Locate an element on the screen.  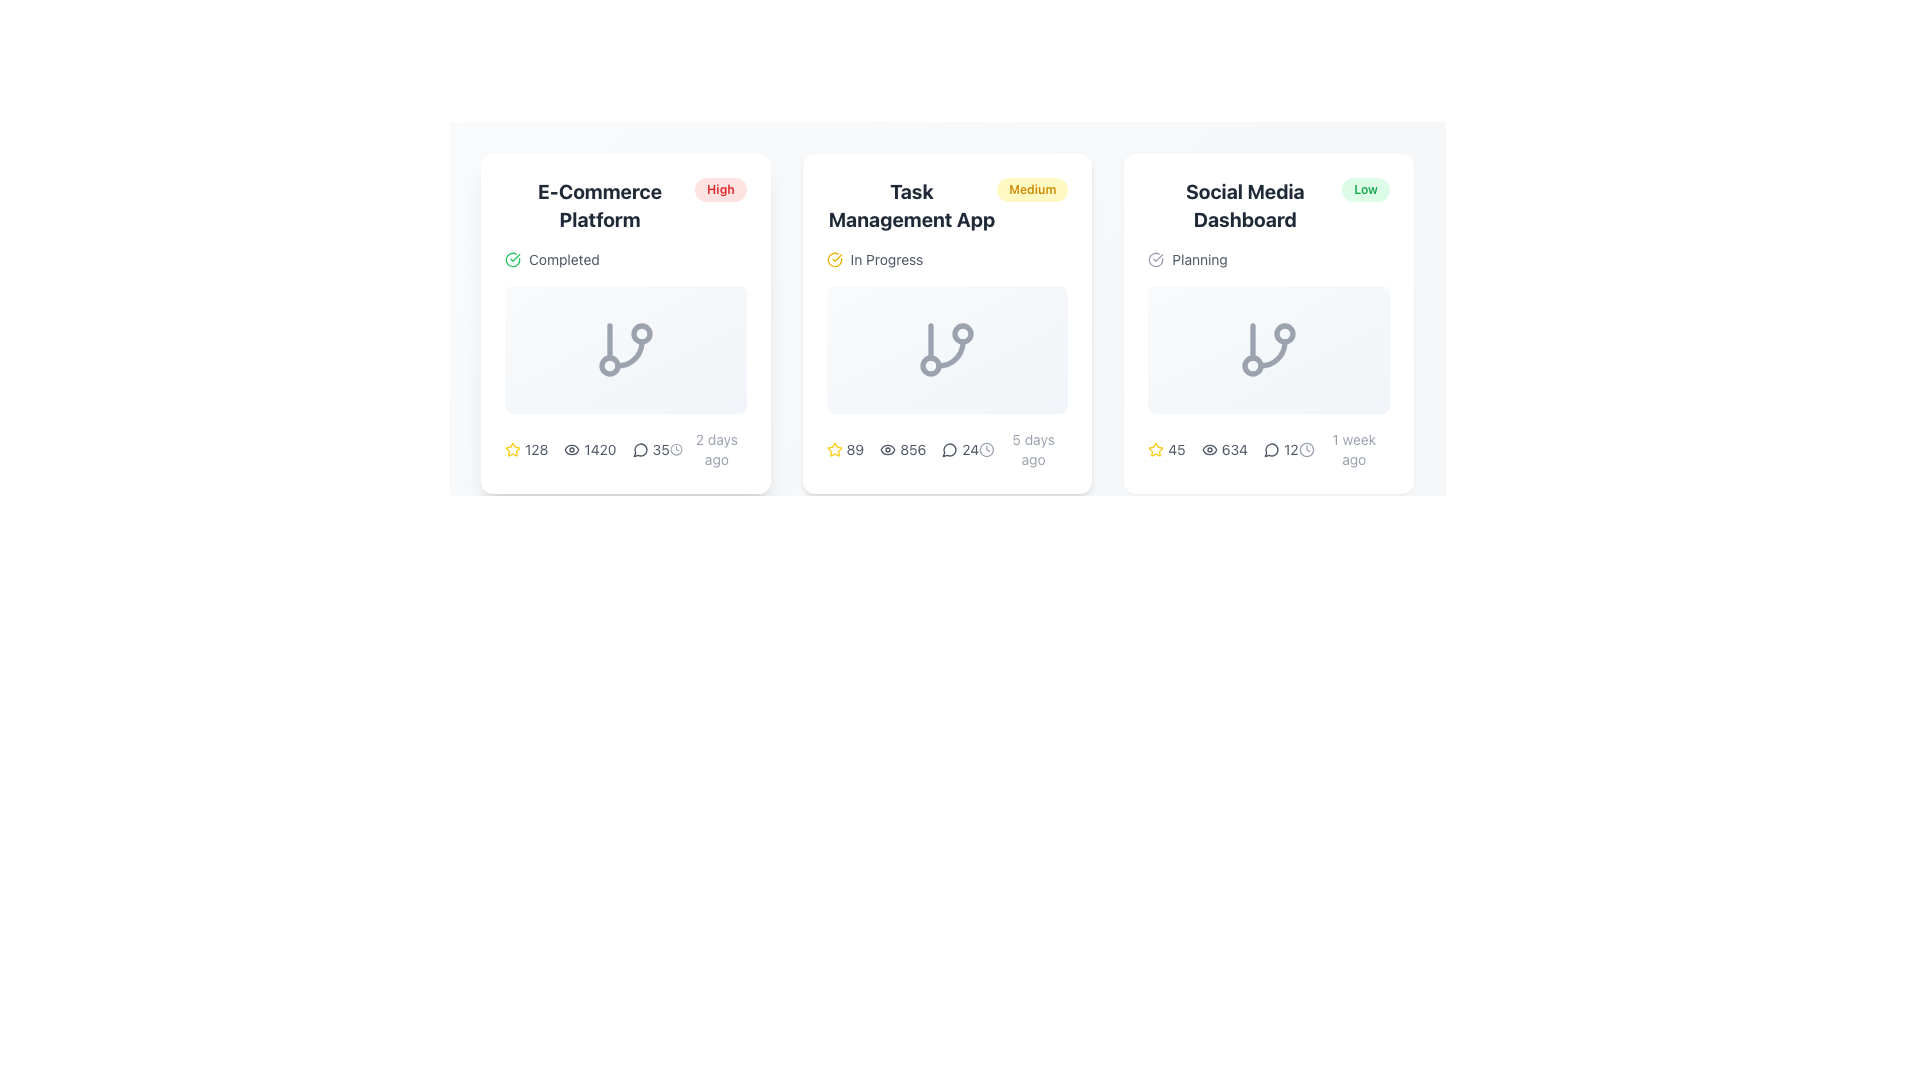
the text element displaying '5 days ago' in light gray color, located at the bottom-right corner of the third card in a series of cards is located at coordinates (1033, 450).